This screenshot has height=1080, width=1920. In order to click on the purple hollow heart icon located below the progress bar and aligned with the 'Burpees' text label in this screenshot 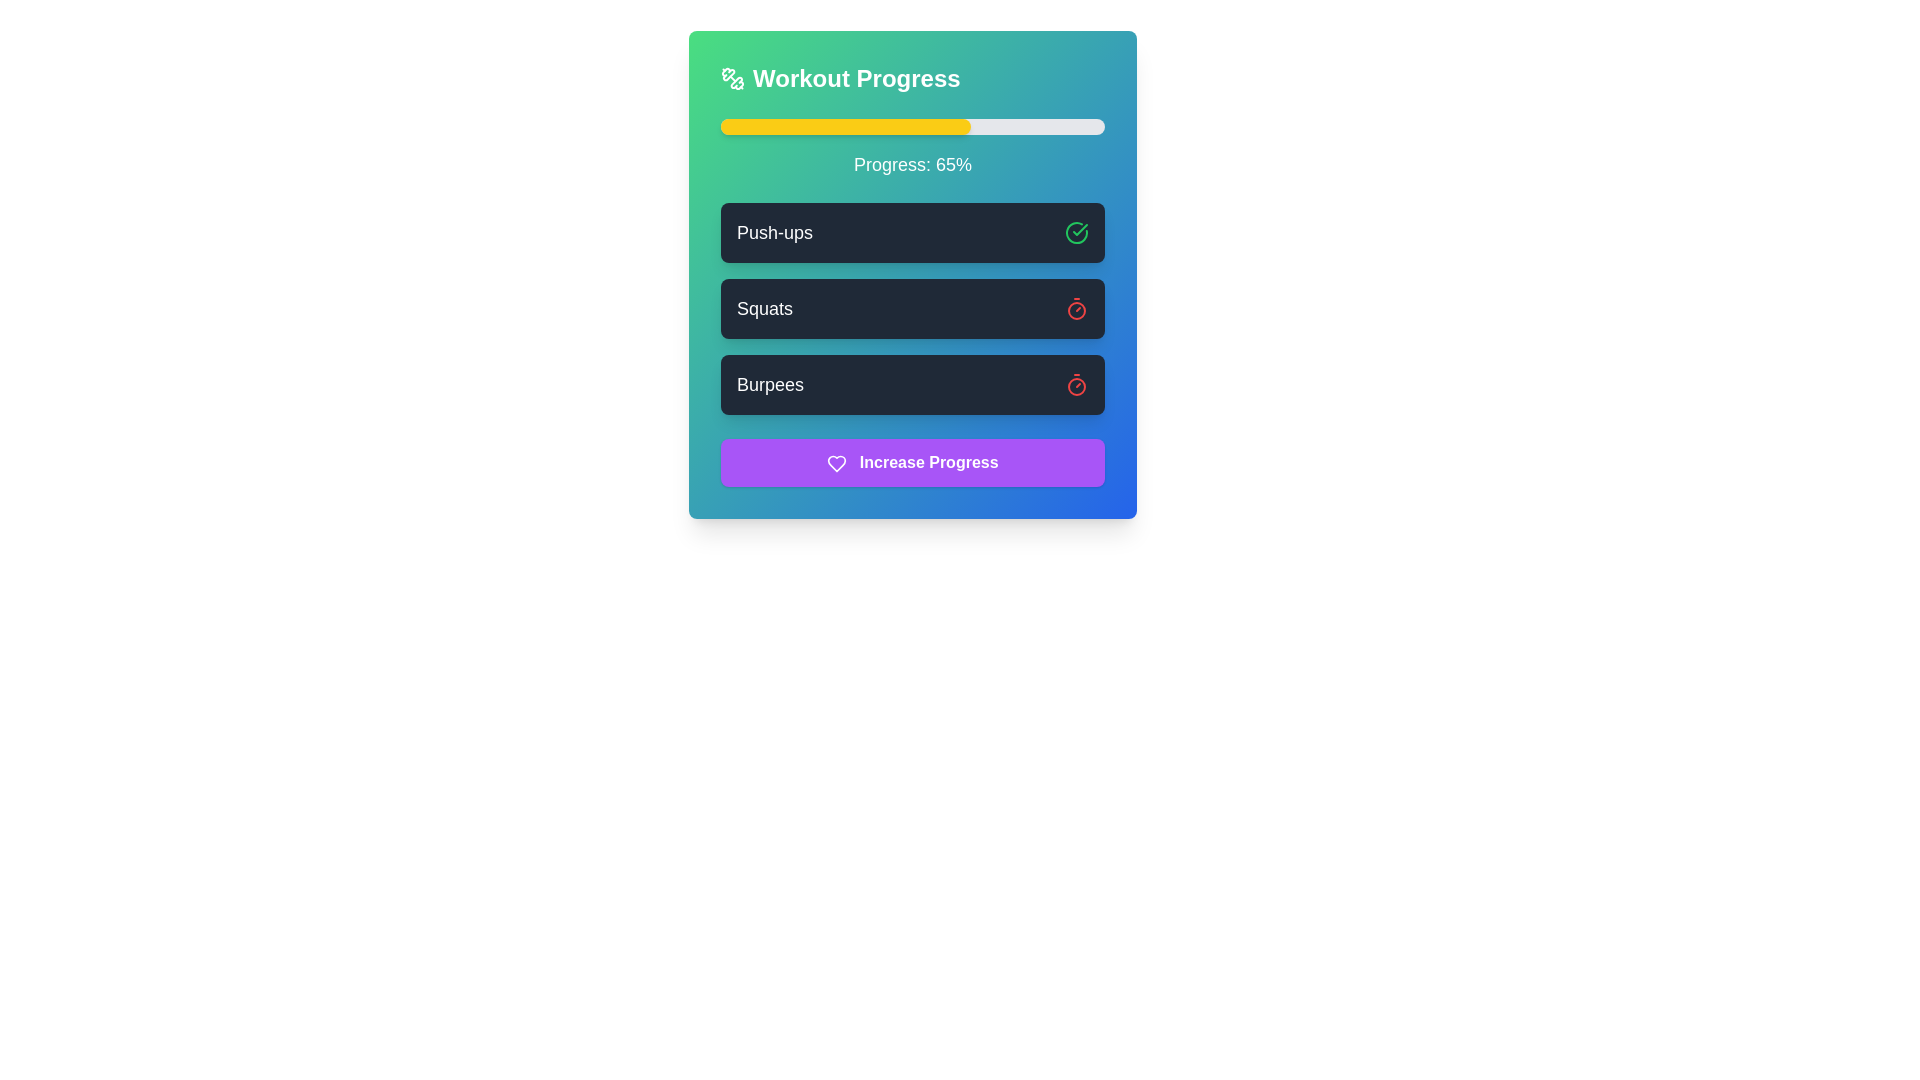, I will do `click(837, 463)`.